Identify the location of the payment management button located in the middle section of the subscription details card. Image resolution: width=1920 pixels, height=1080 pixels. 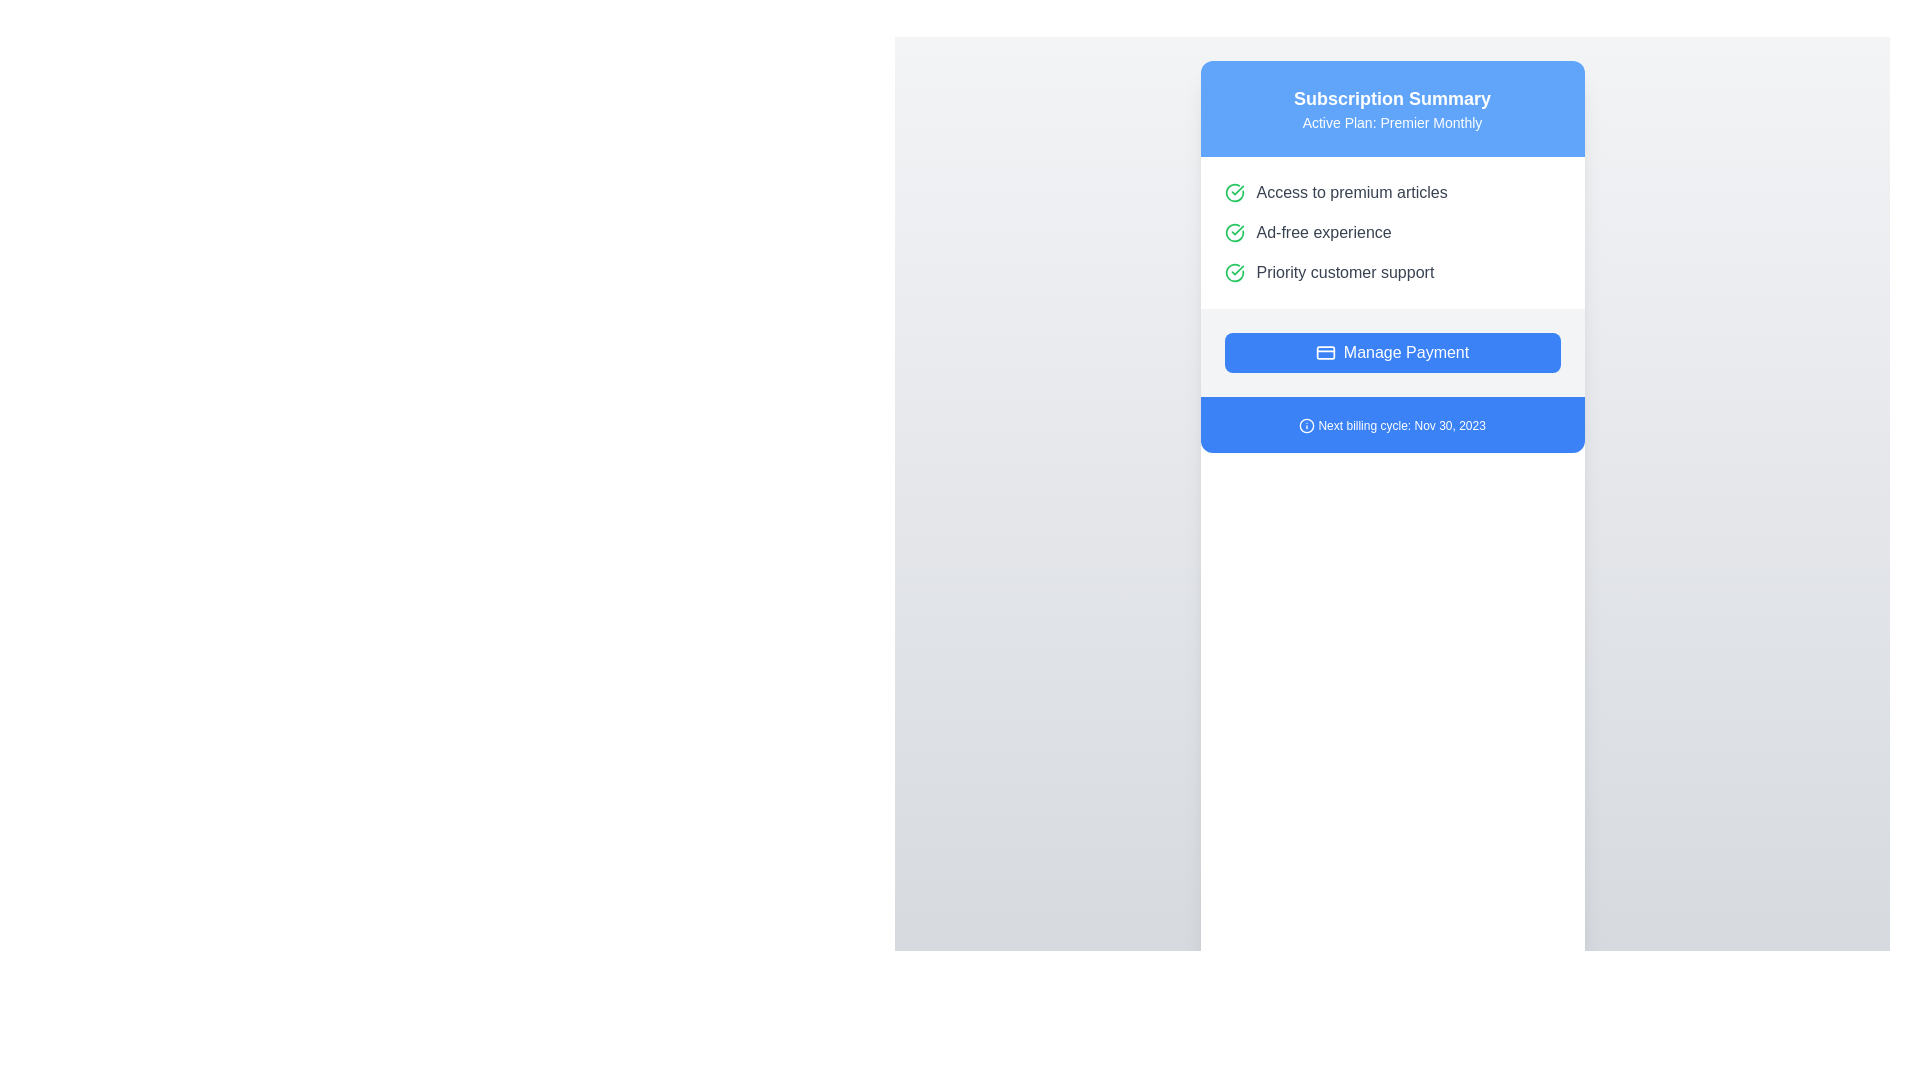
(1391, 352).